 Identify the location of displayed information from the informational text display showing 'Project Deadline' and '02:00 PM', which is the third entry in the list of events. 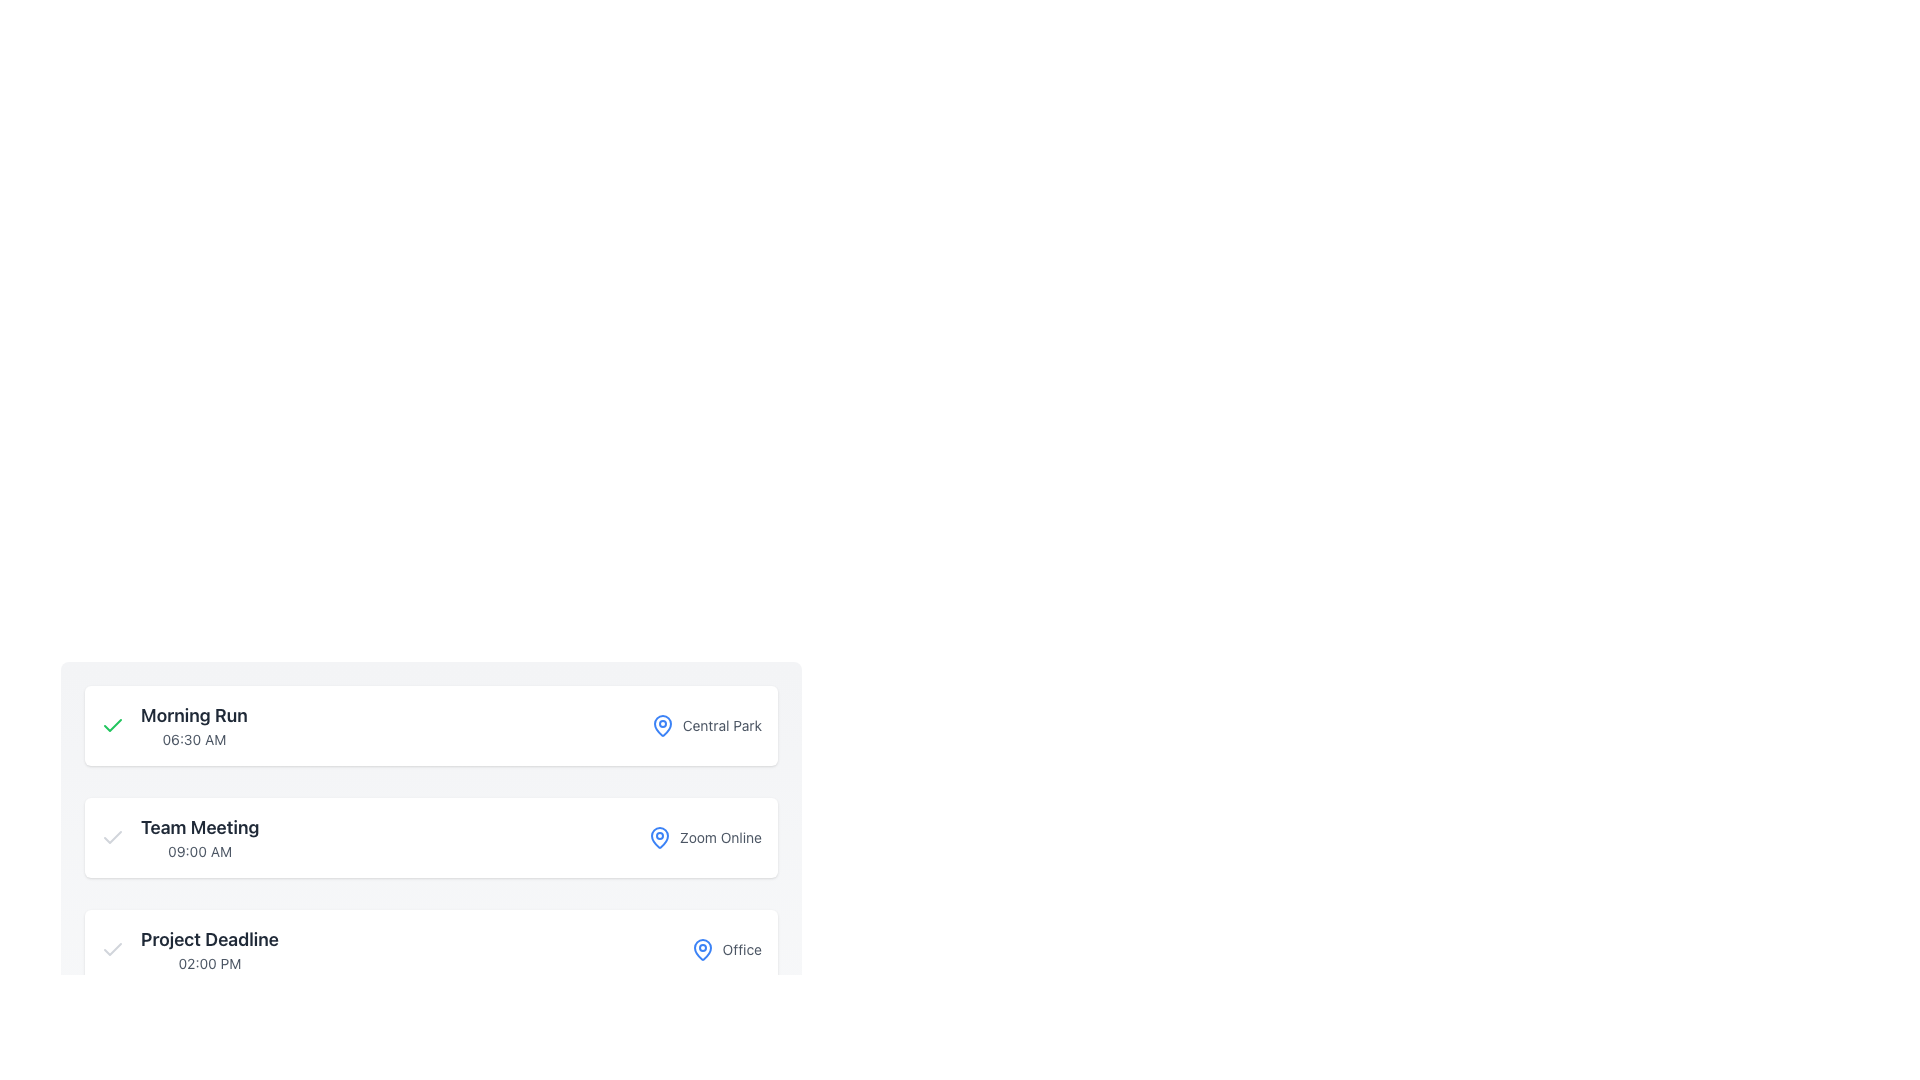
(210, 948).